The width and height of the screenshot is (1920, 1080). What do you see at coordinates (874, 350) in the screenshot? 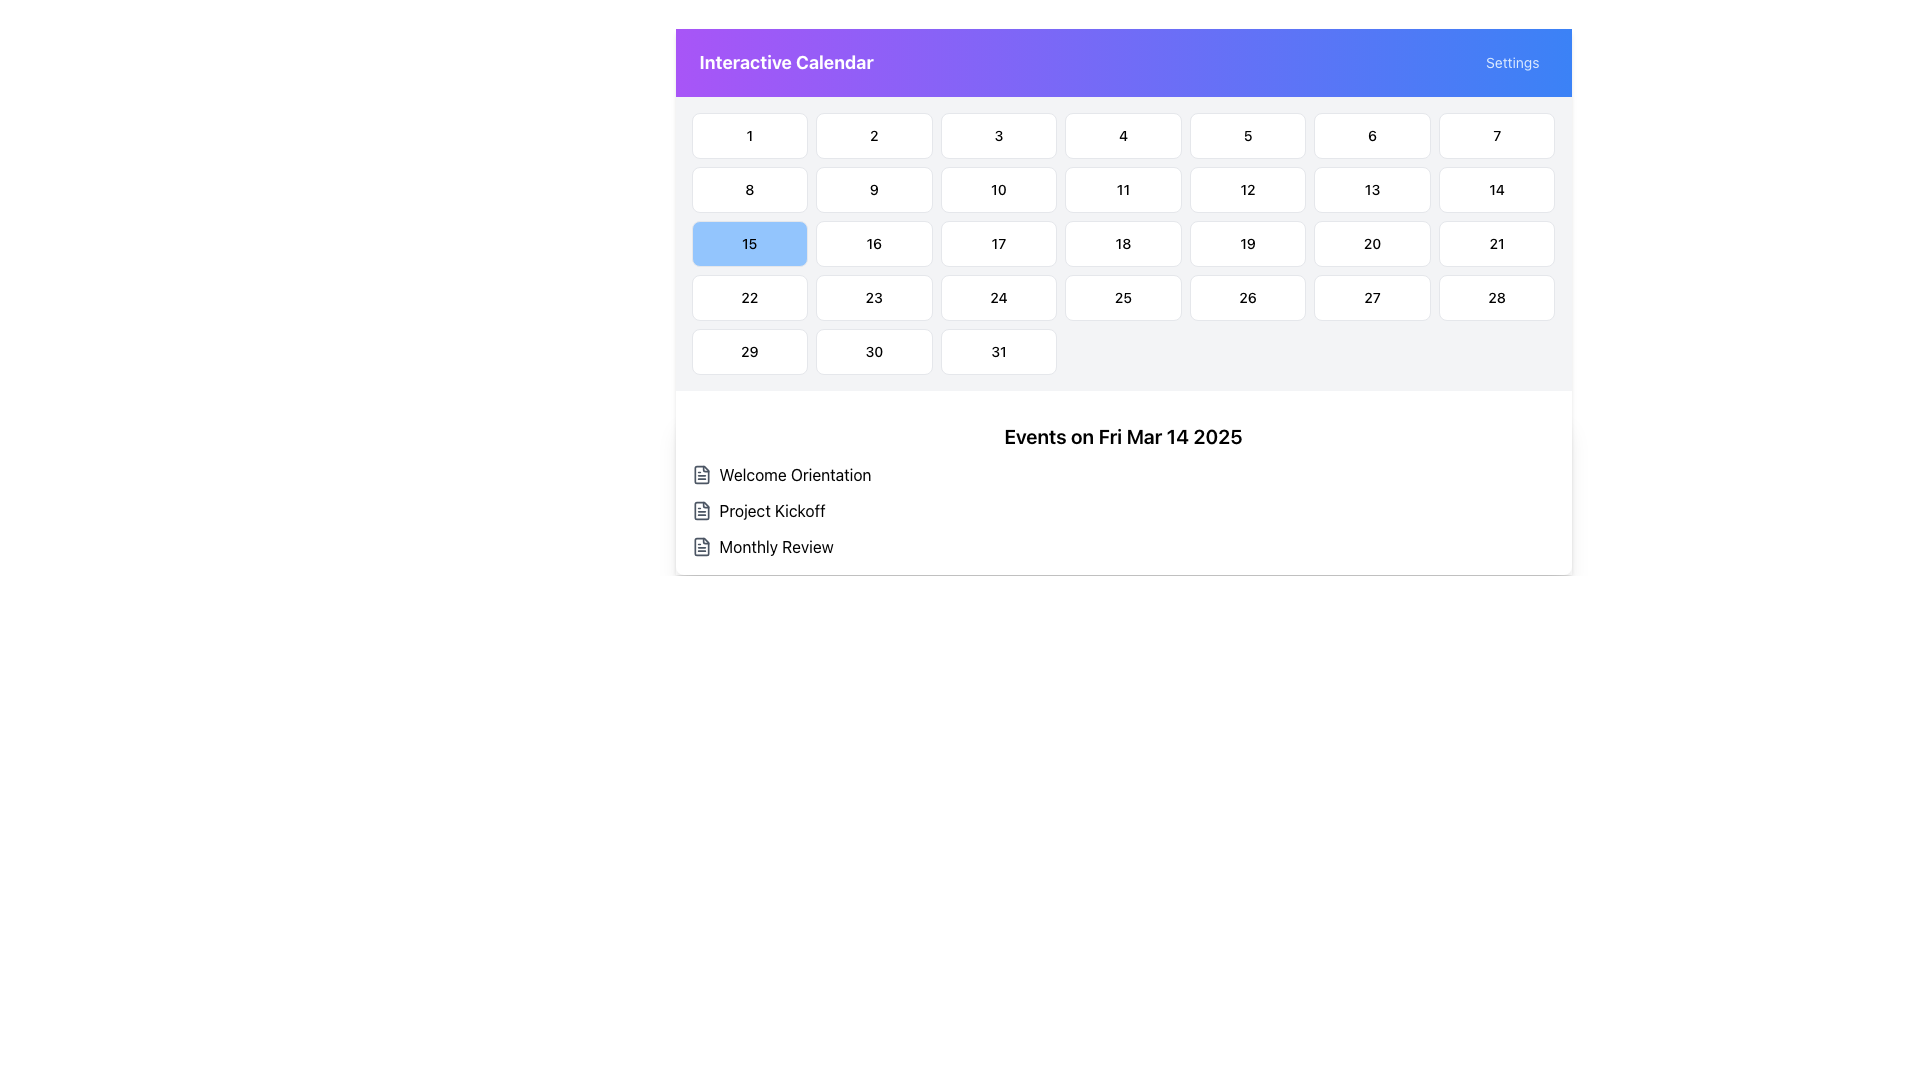
I see `the calendar button representing the 30th day` at bounding box center [874, 350].